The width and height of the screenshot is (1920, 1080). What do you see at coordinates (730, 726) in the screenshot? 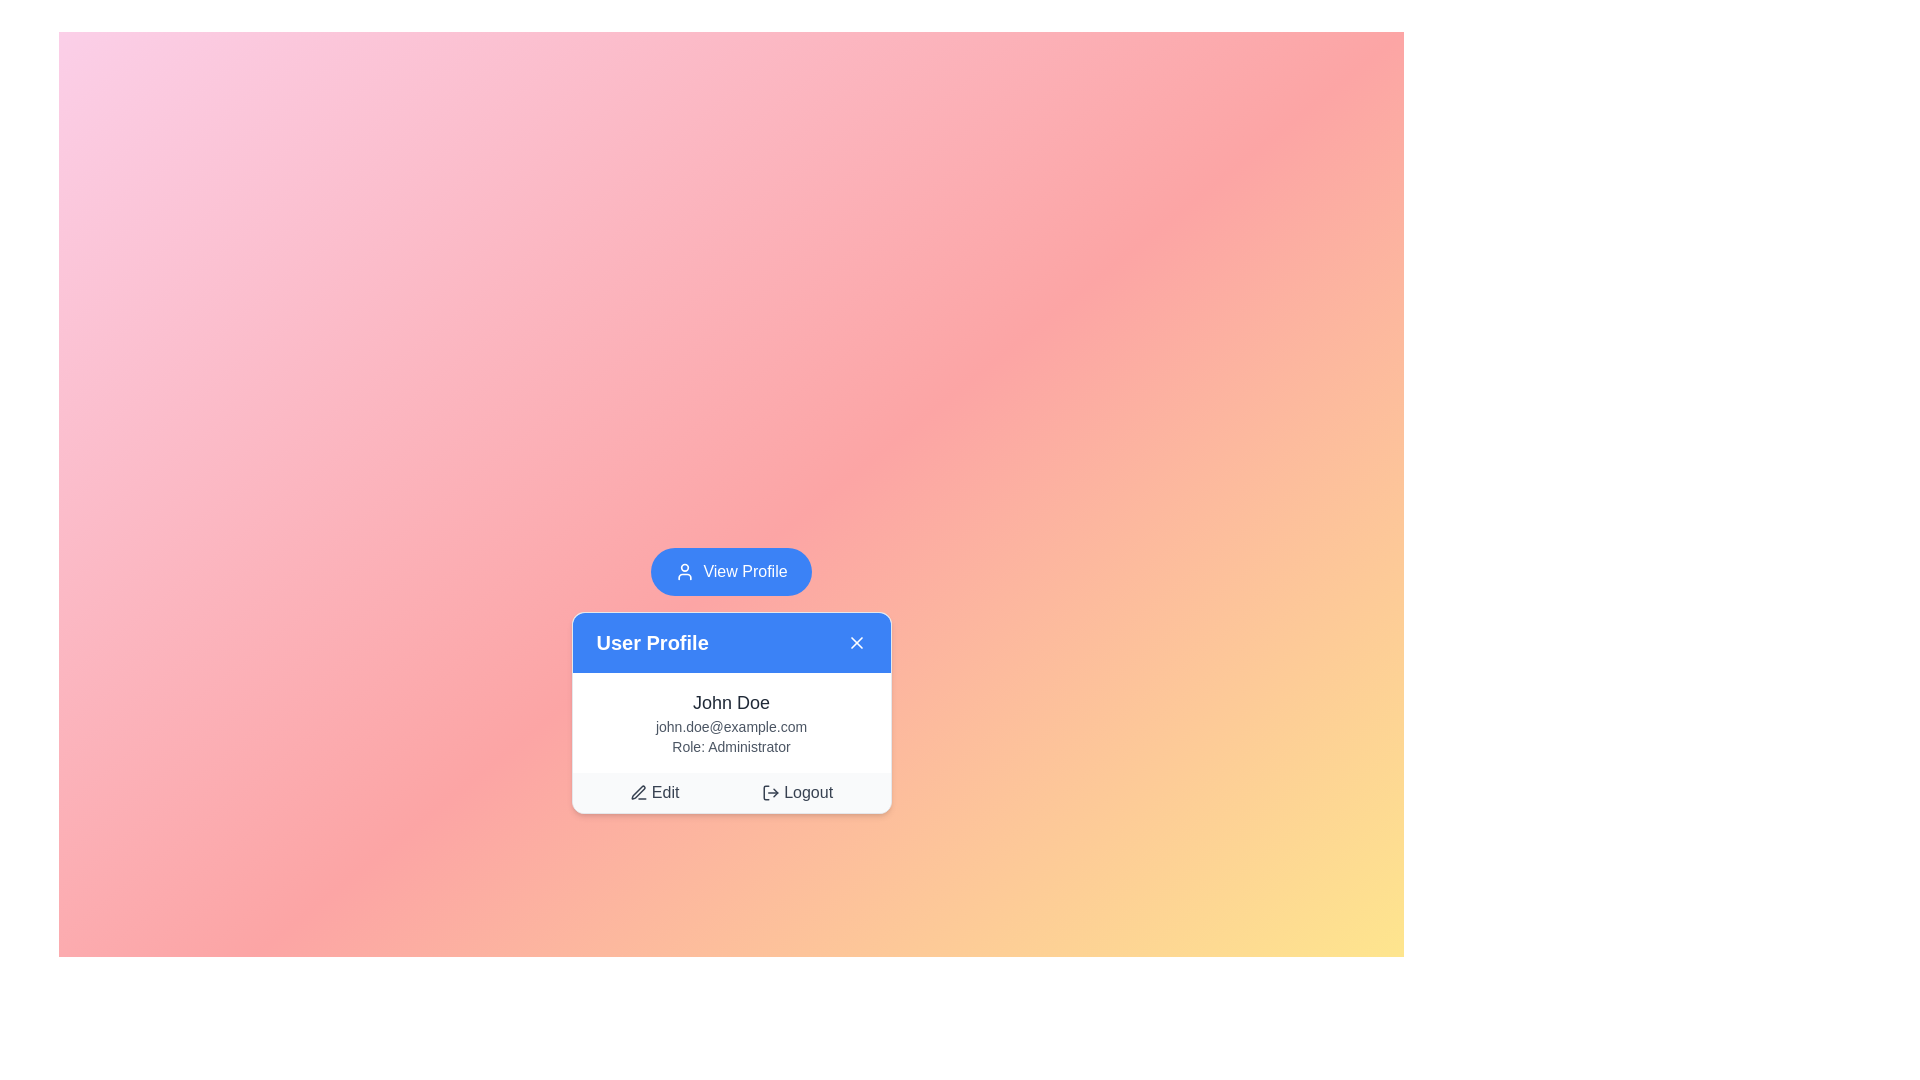
I see `the email address text label that displays the user's email corresponding to the 'John Doe' profile, positioned below the 'John Doe' label and above the 'Role: Administrator' text` at bounding box center [730, 726].